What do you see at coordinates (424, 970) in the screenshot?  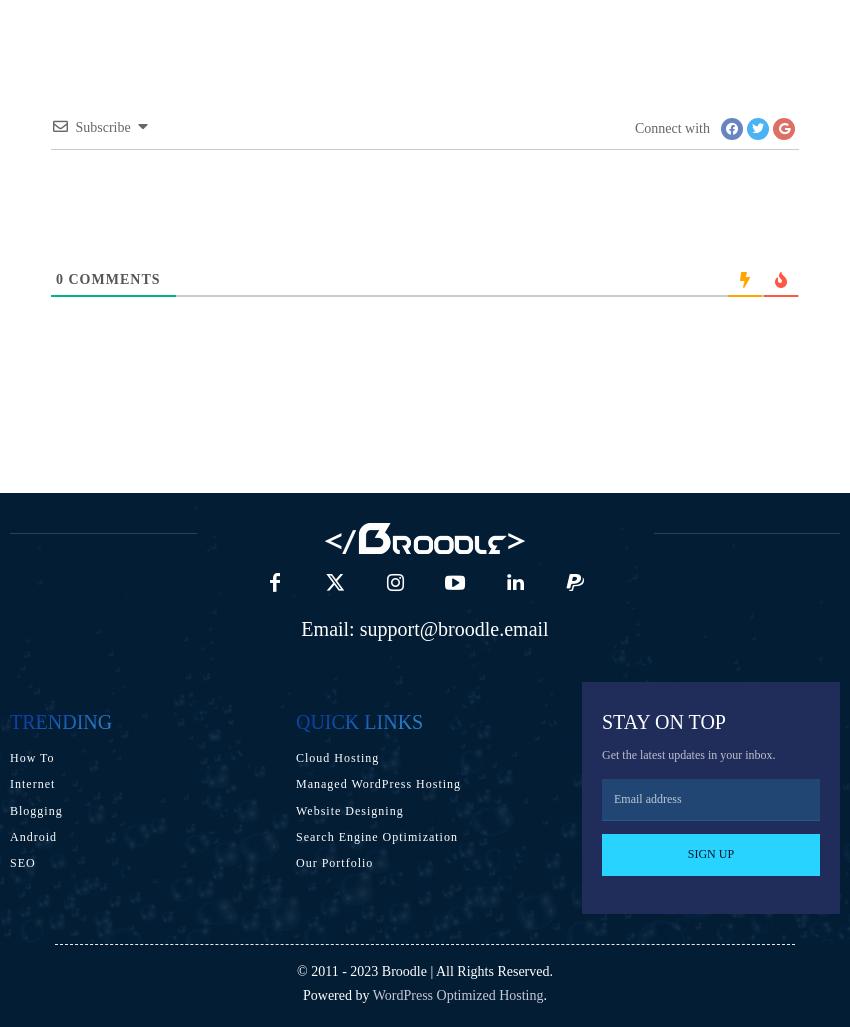 I see `'© 2011 - 2023 Broodle | All Rights Reserved.'` at bounding box center [424, 970].